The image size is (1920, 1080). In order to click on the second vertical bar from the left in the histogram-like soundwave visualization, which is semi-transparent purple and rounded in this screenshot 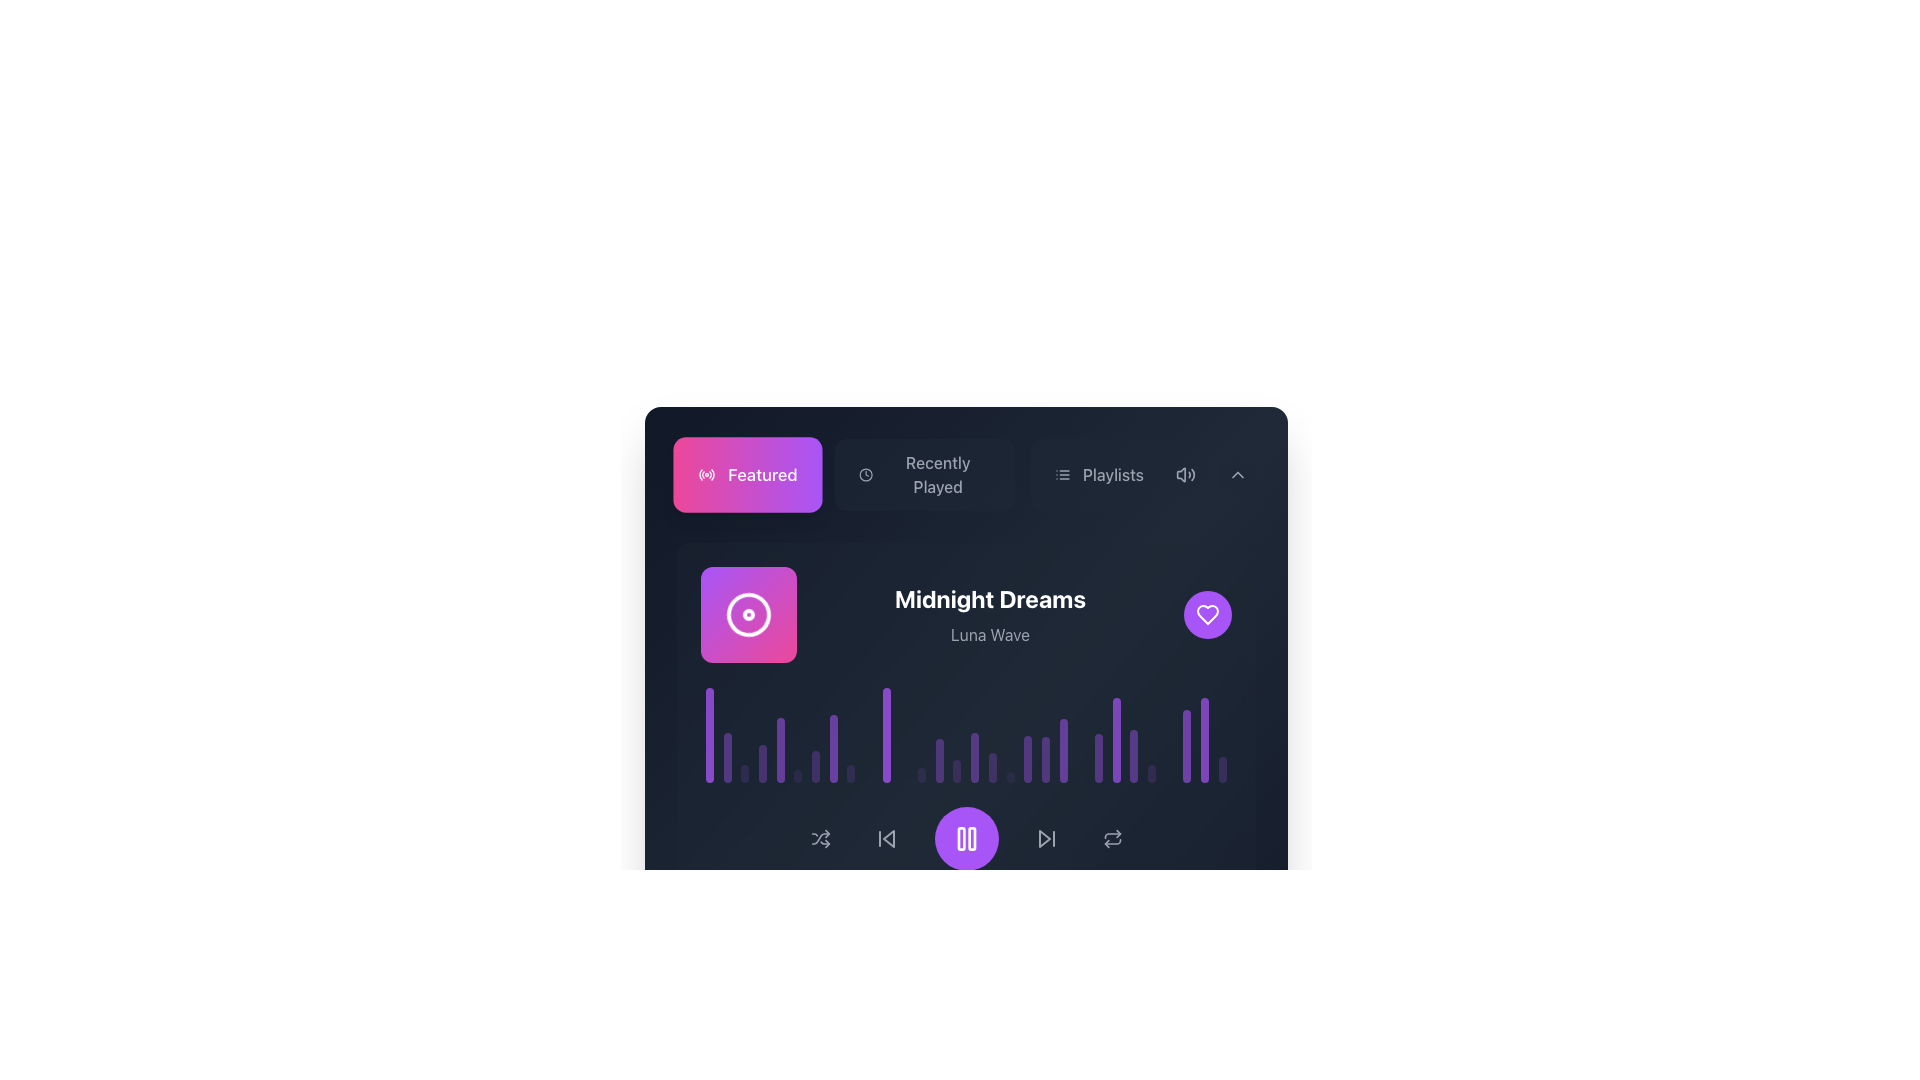, I will do `click(726, 758)`.